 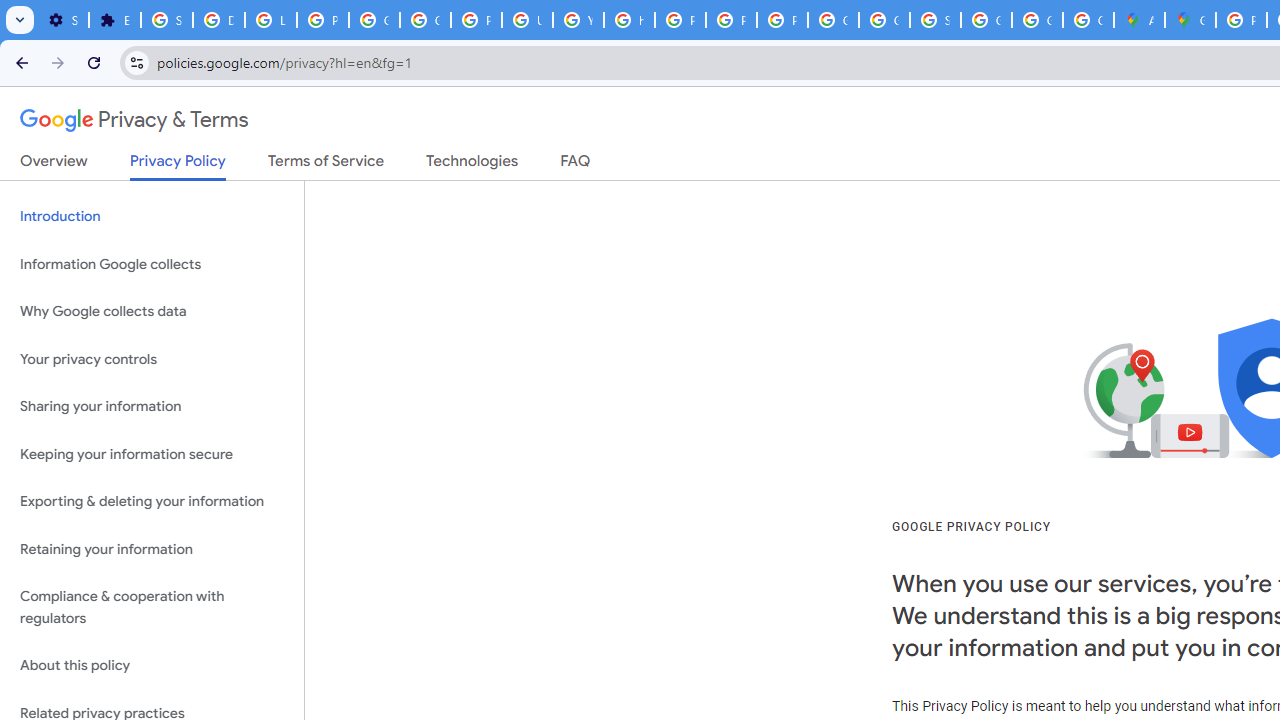 I want to click on 'Compliance & cooperation with regulators', so click(x=151, y=607).